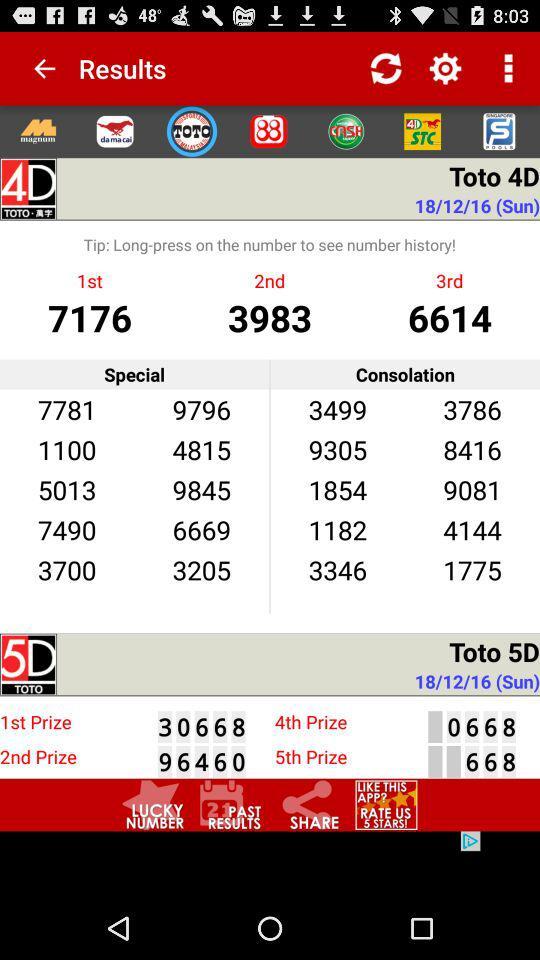 The image size is (540, 960). I want to click on icon below the 8416, so click(472, 488).